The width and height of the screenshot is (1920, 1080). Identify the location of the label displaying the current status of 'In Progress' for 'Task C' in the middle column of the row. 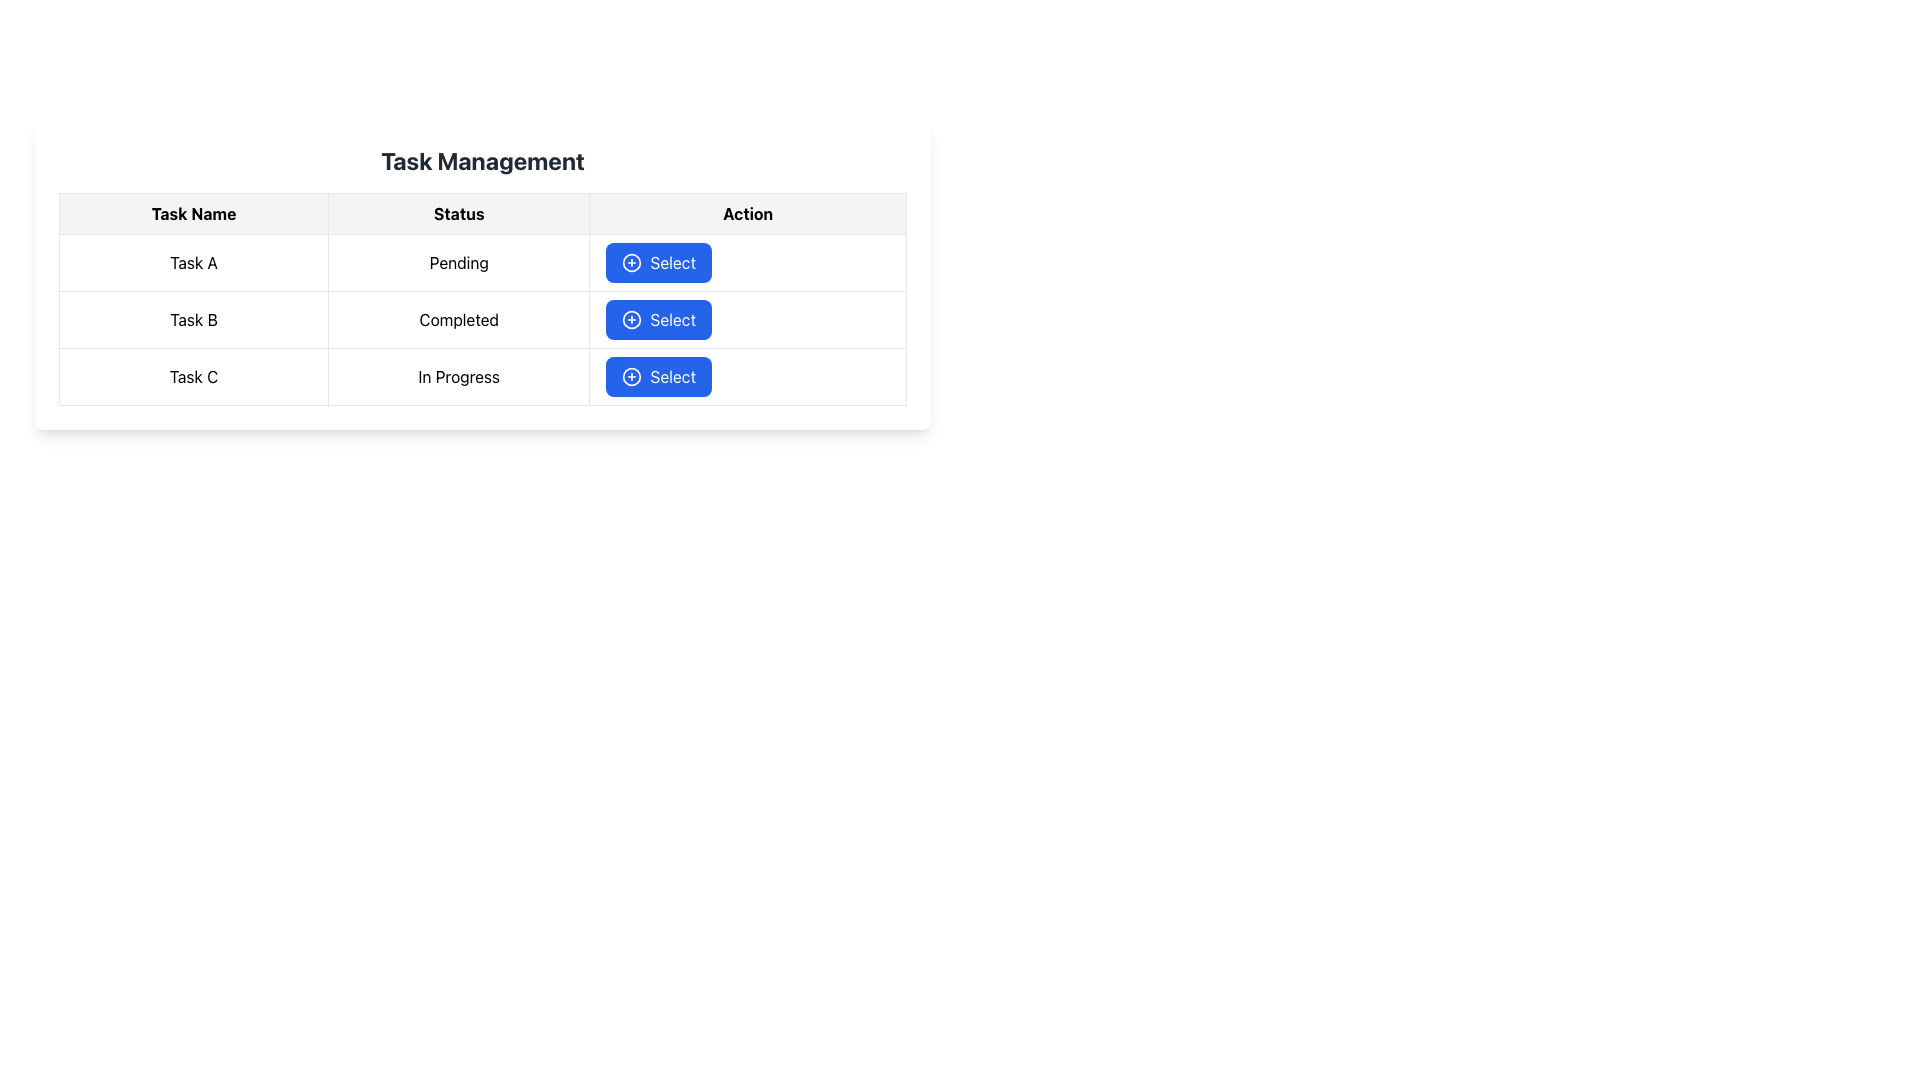
(458, 377).